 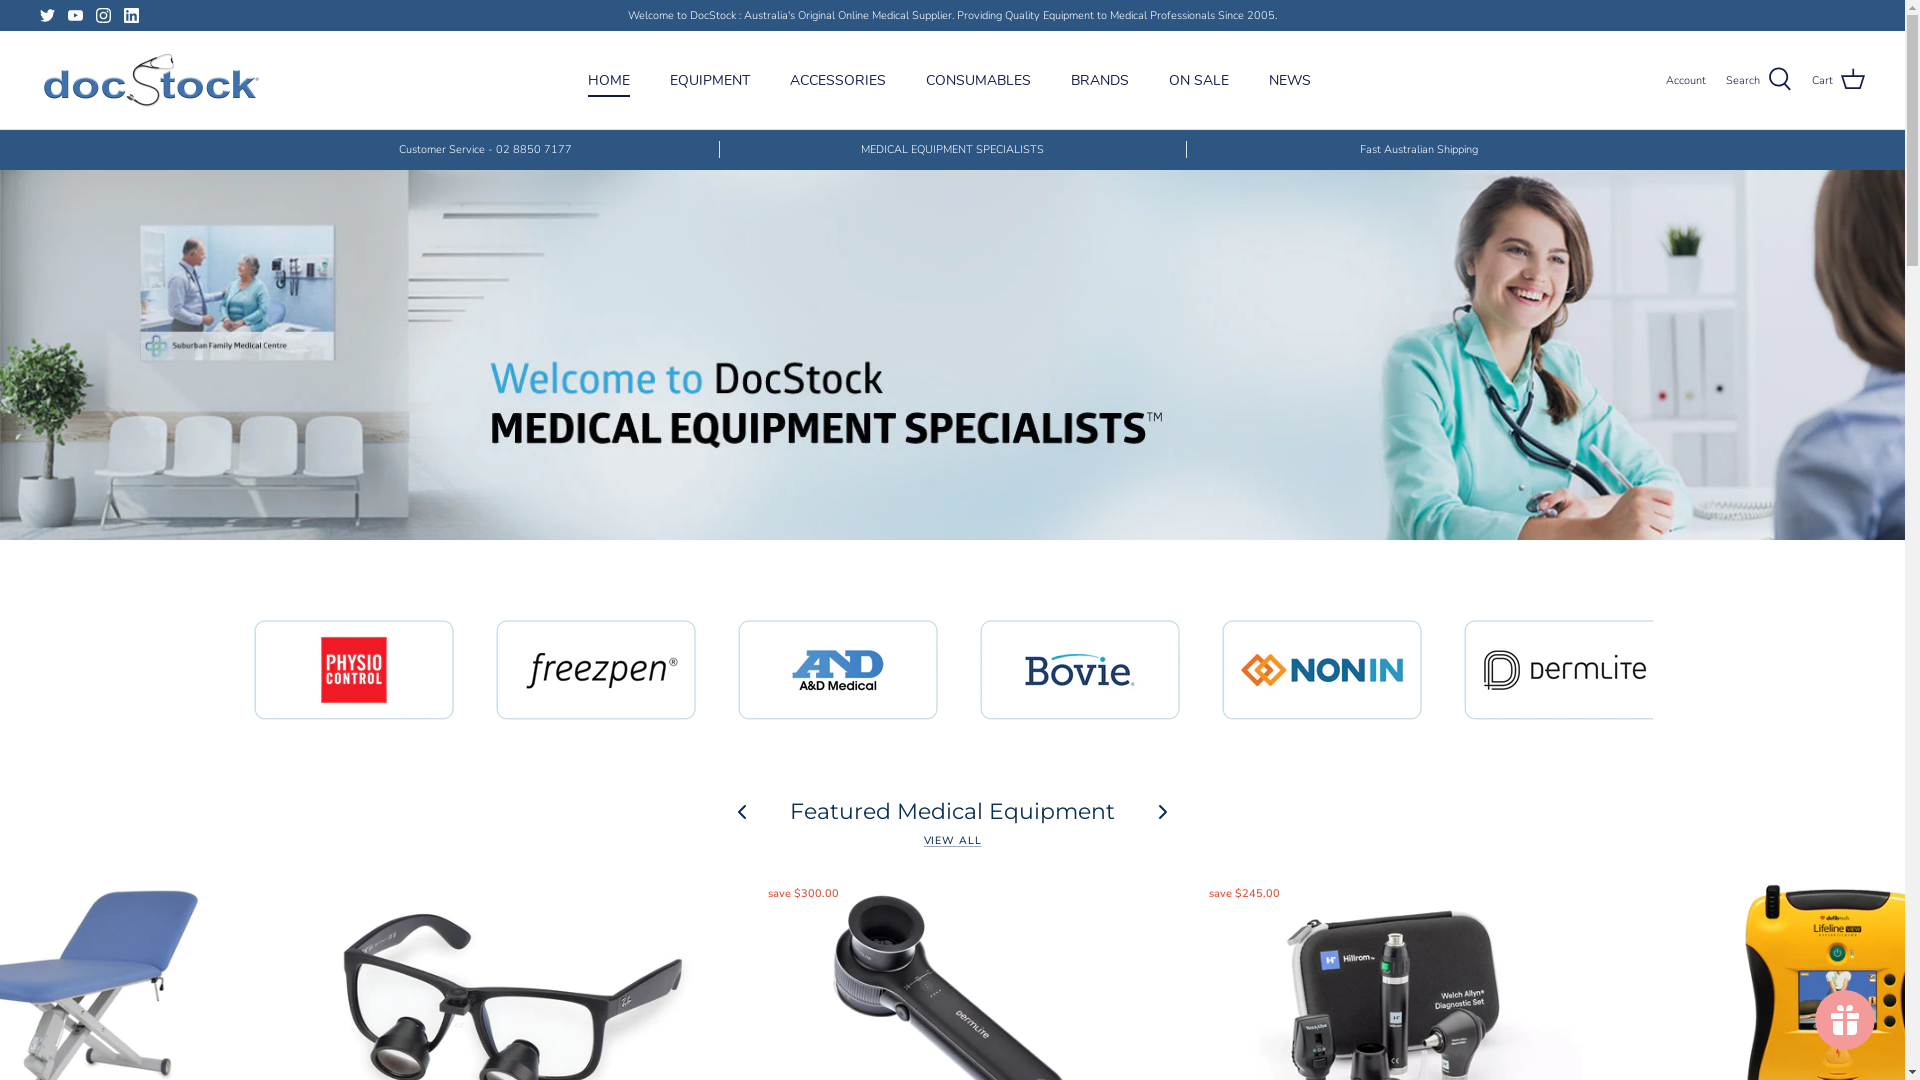 I want to click on 'CONSUMABLES', so click(x=978, y=79).